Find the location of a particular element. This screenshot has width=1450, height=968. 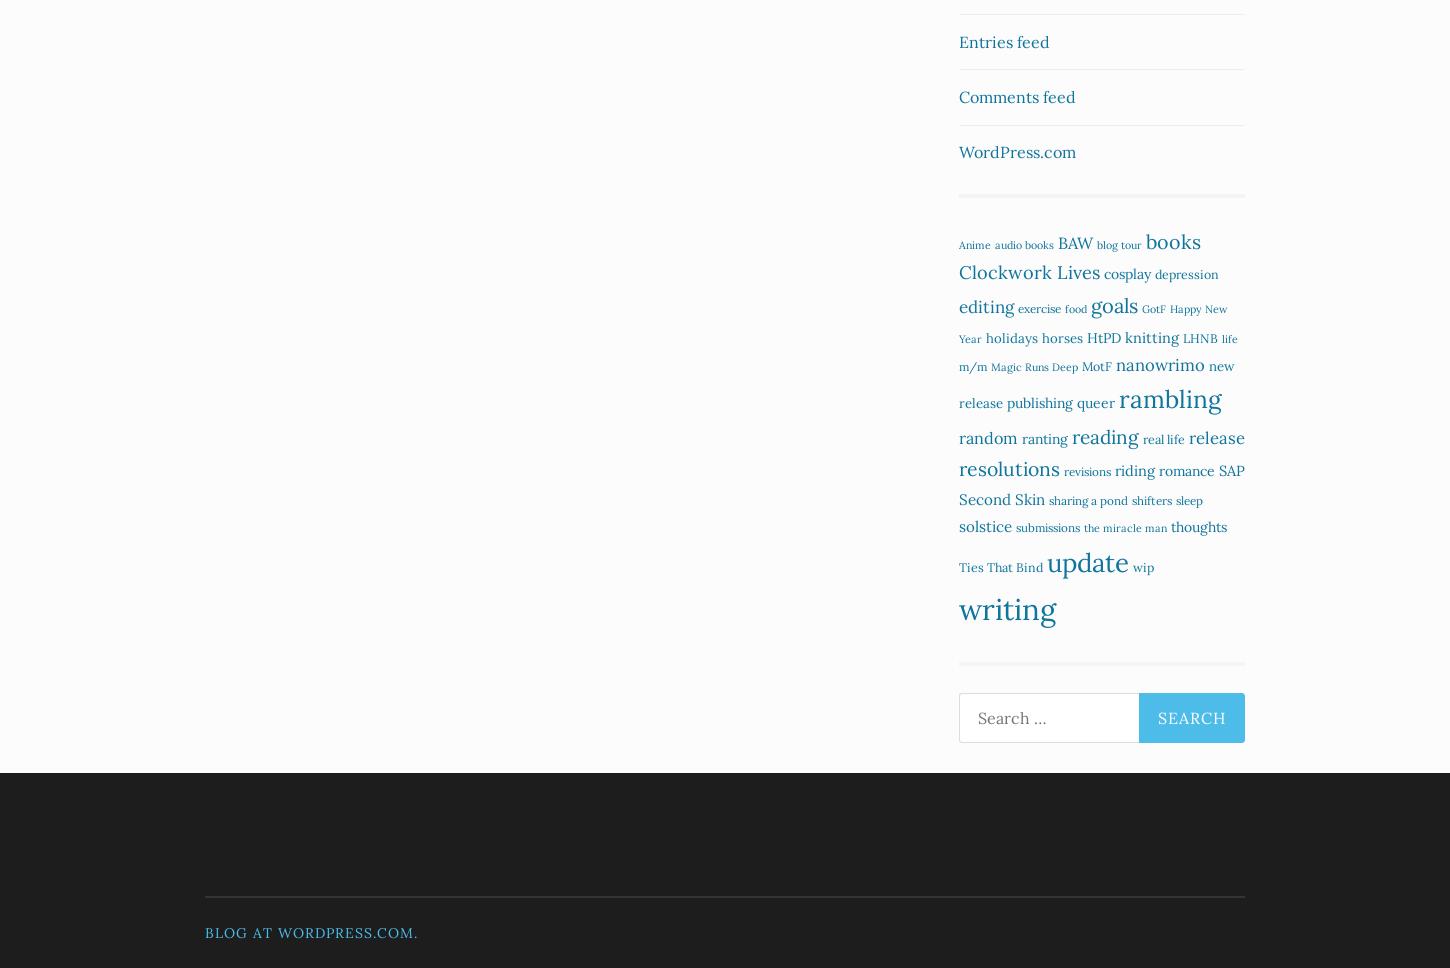

'blog tour' is located at coordinates (1118, 244).